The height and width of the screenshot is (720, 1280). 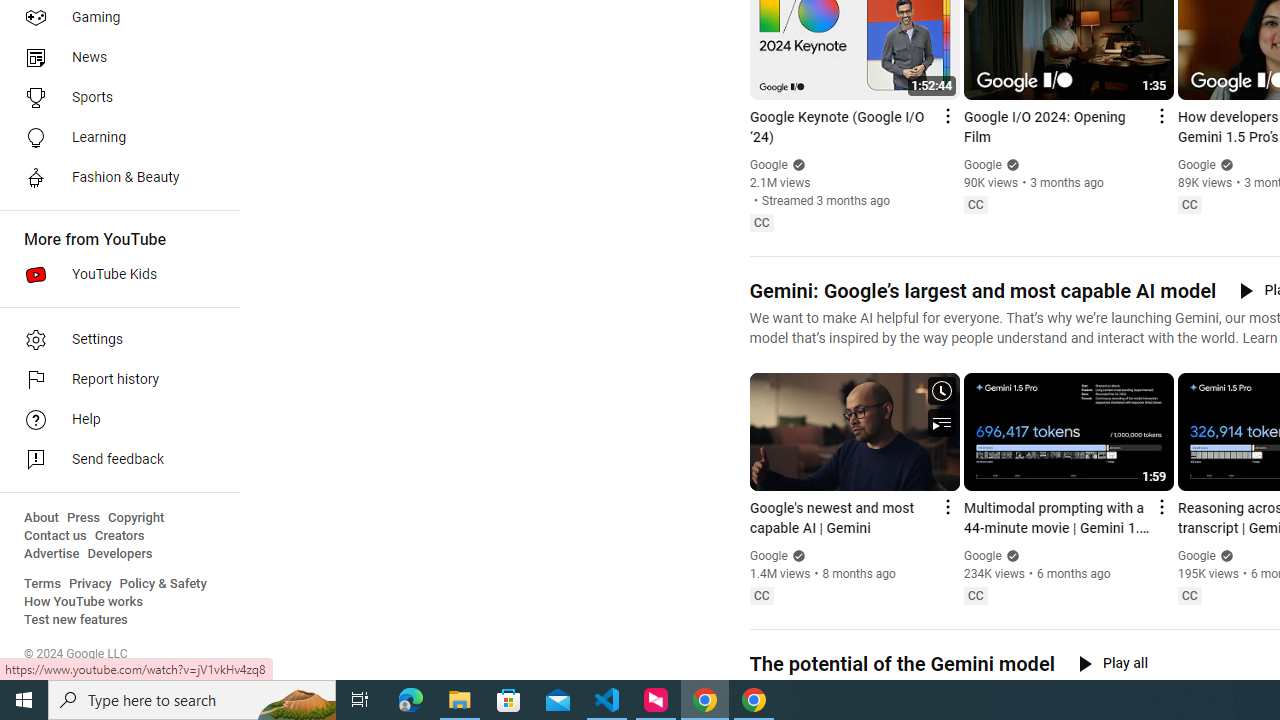 What do you see at coordinates (135, 517) in the screenshot?
I see `'Copyright'` at bounding box center [135, 517].